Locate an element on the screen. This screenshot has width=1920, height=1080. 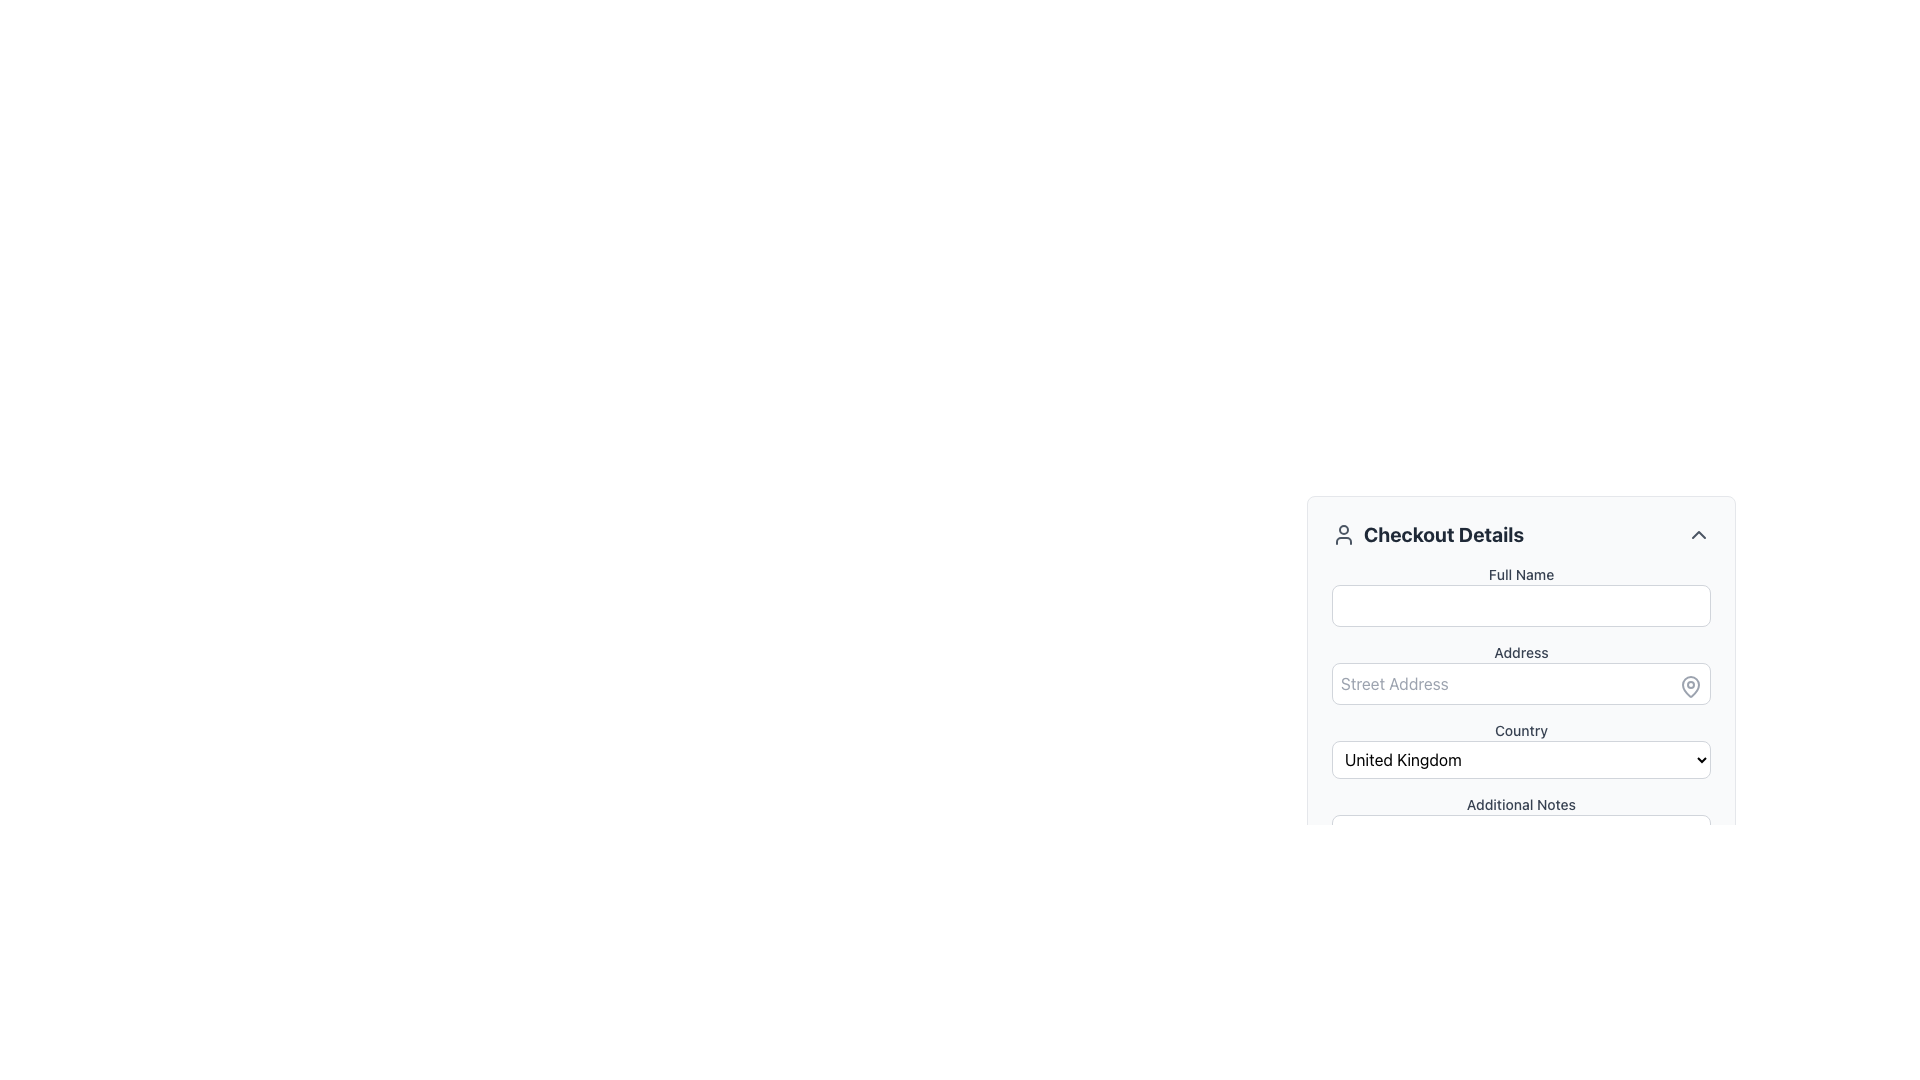
the down arrow of the country selection dropdown menu is located at coordinates (1520, 749).